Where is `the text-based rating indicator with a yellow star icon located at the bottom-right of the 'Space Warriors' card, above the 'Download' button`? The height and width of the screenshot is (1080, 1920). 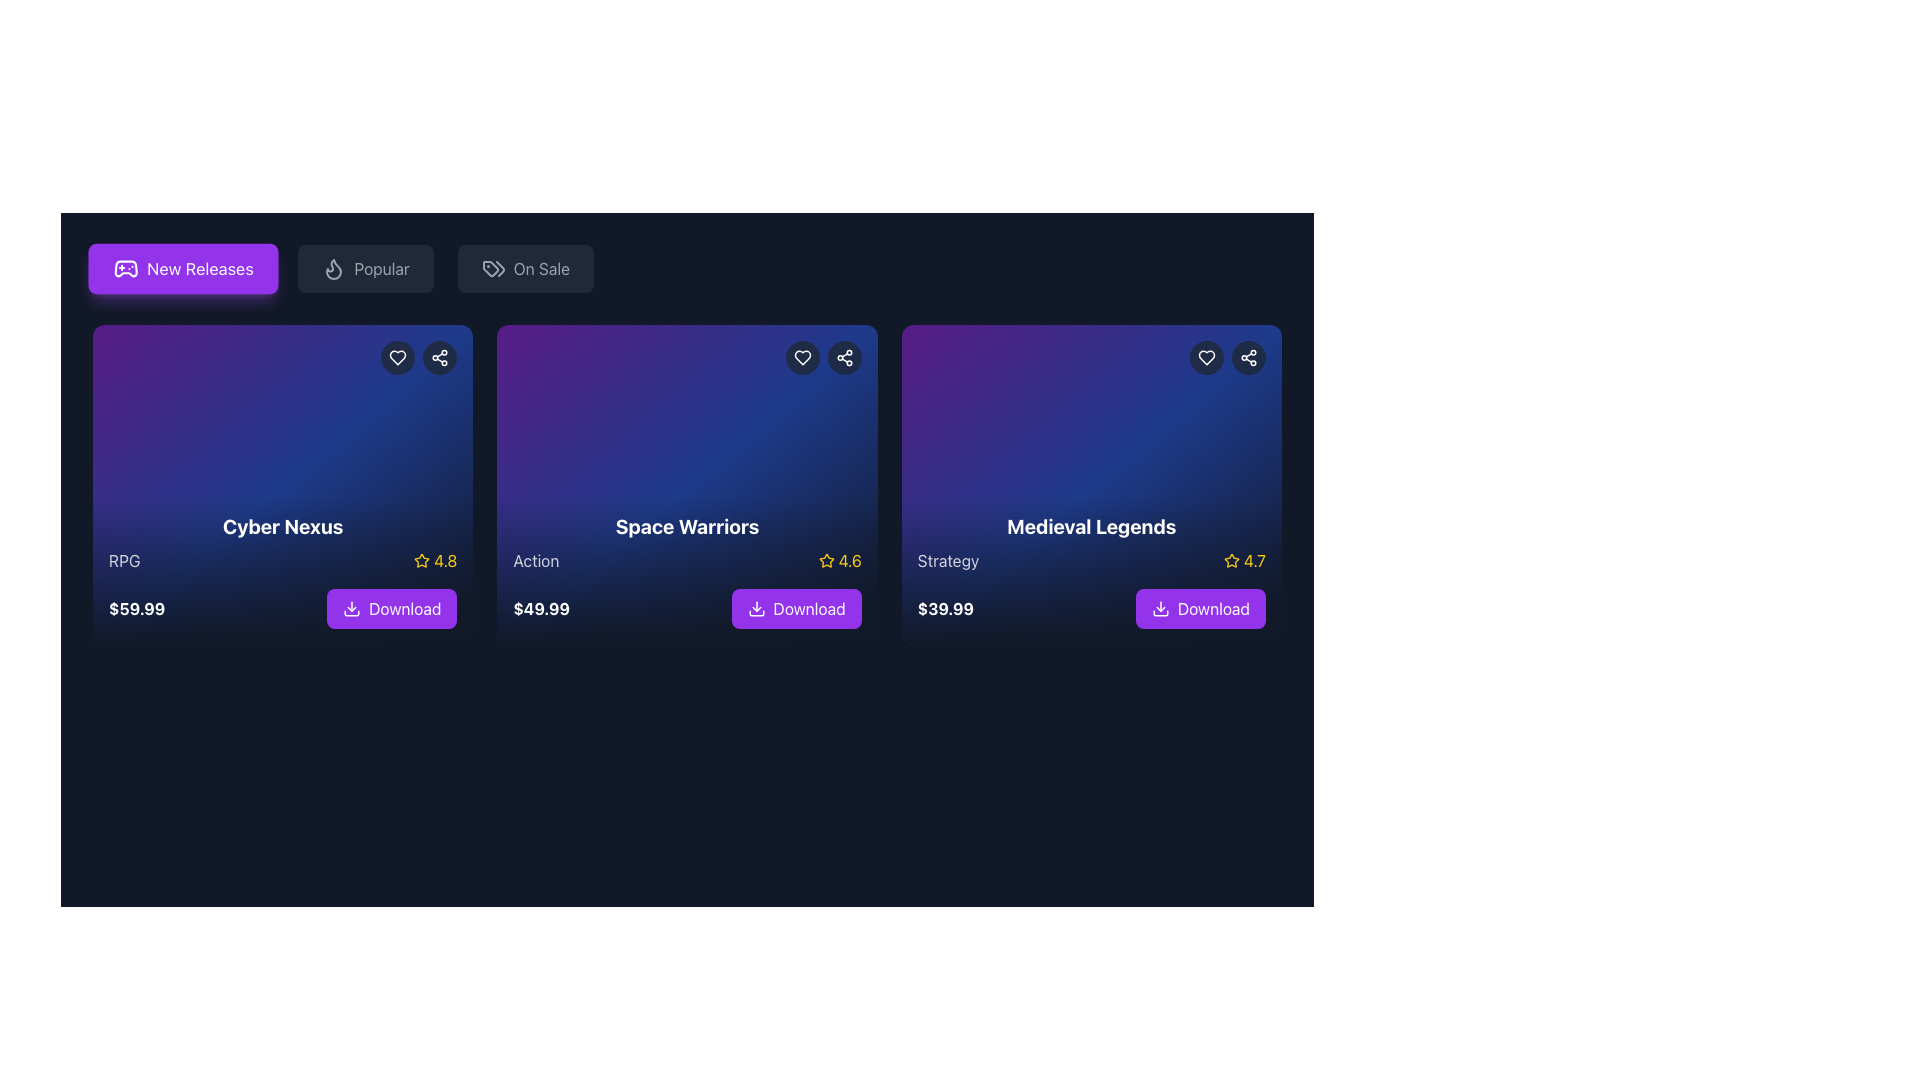
the text-based rating indicator with a yellow star icon located at the bottom-right of the 'Space Warriors' card, above the 'Download' button is located at coordinates (840, 560).